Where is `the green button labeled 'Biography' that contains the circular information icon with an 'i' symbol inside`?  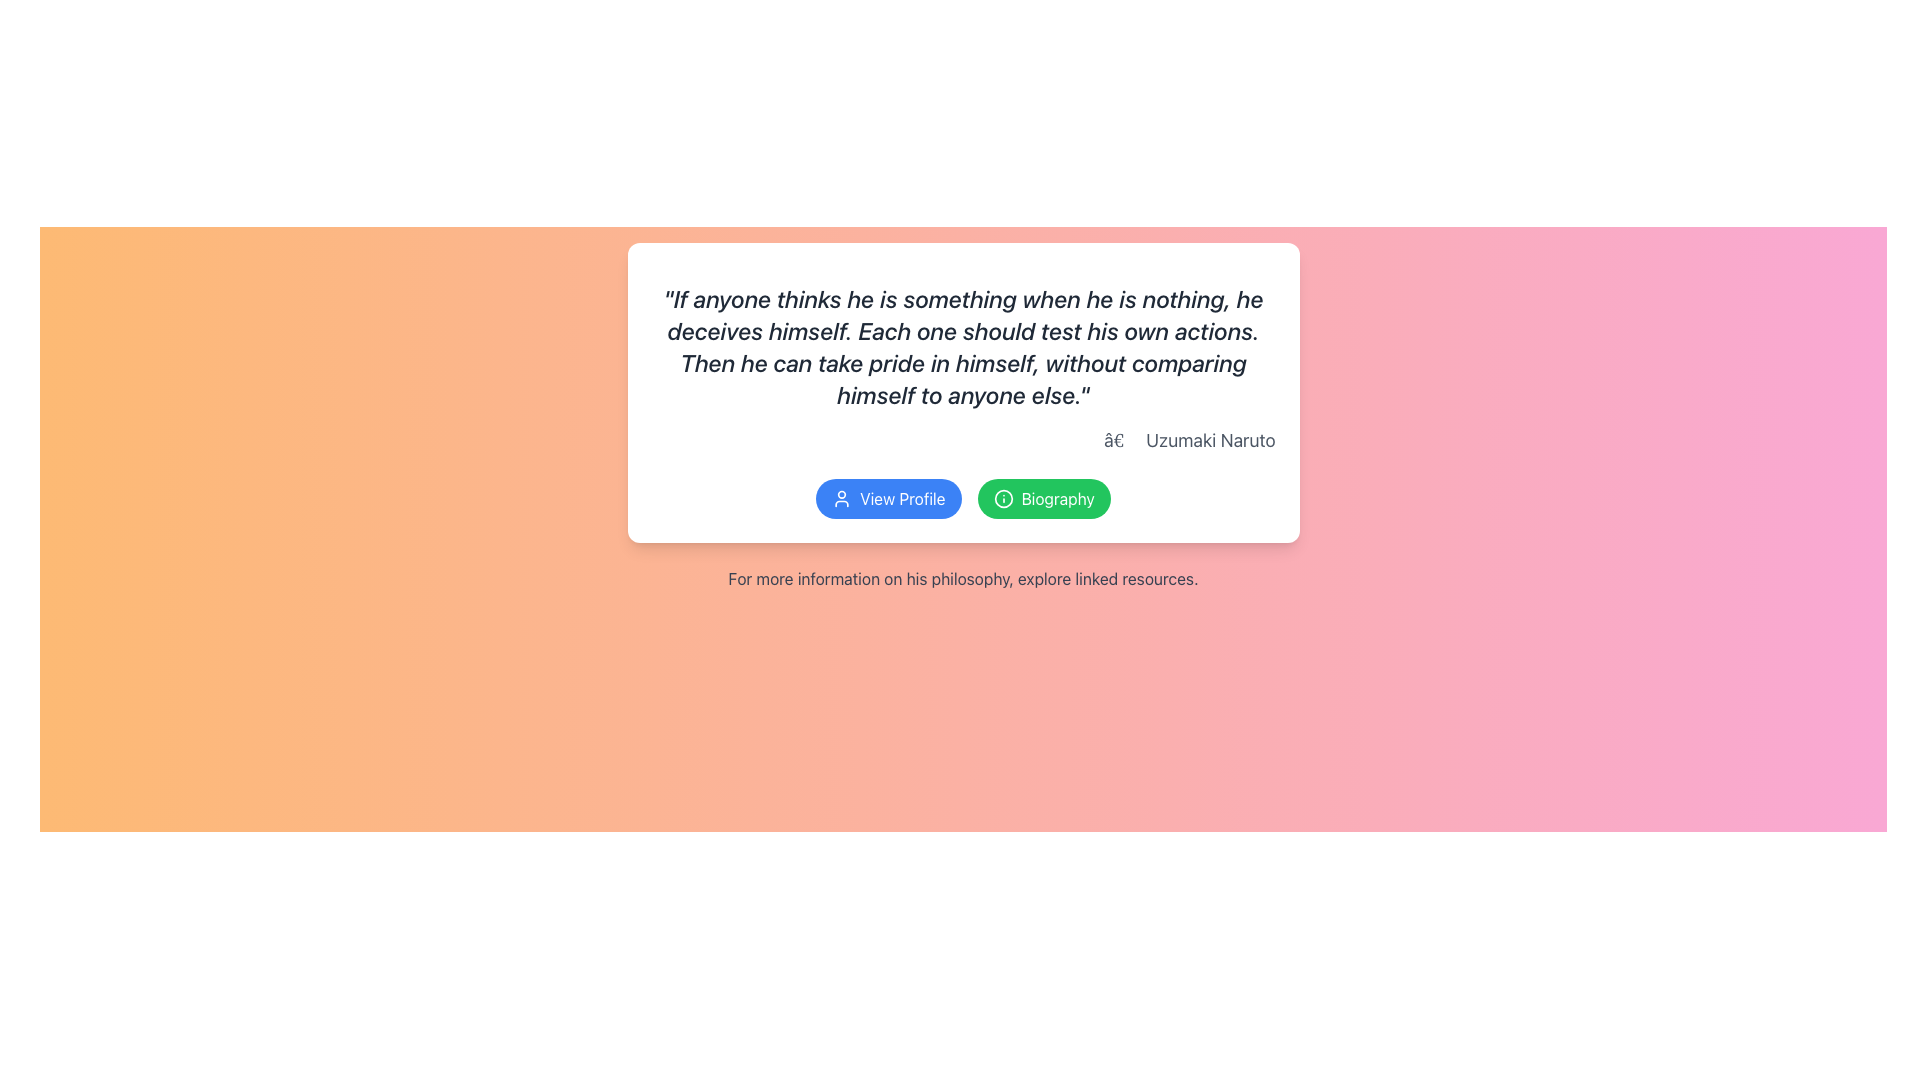
the green button labeled 'Biography' that contains the circular information icon with an 'i' symbol inside is located at coordinates (1003, 497).